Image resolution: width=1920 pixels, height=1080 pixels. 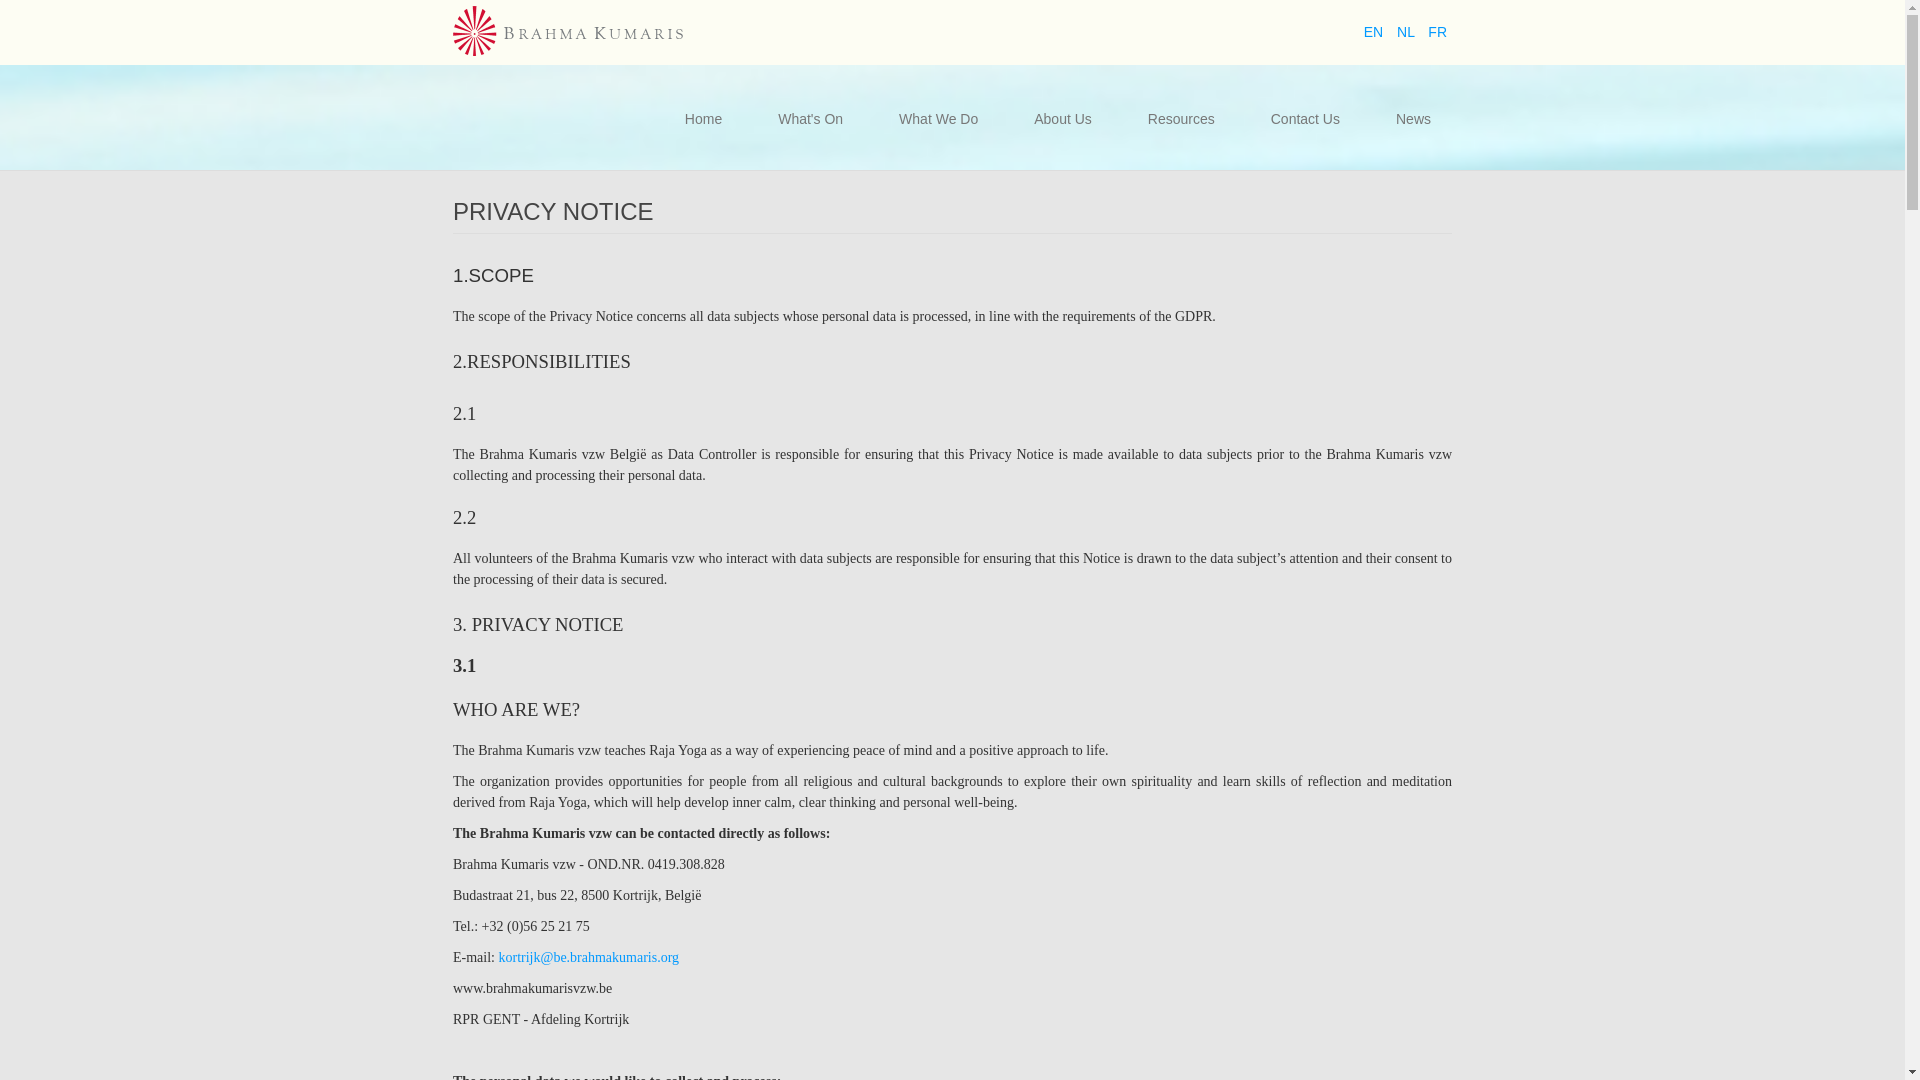 What do you see at coordinates (1412, 119) in the screenshot?
I see `'News'` at bounding box center [1412, 119].